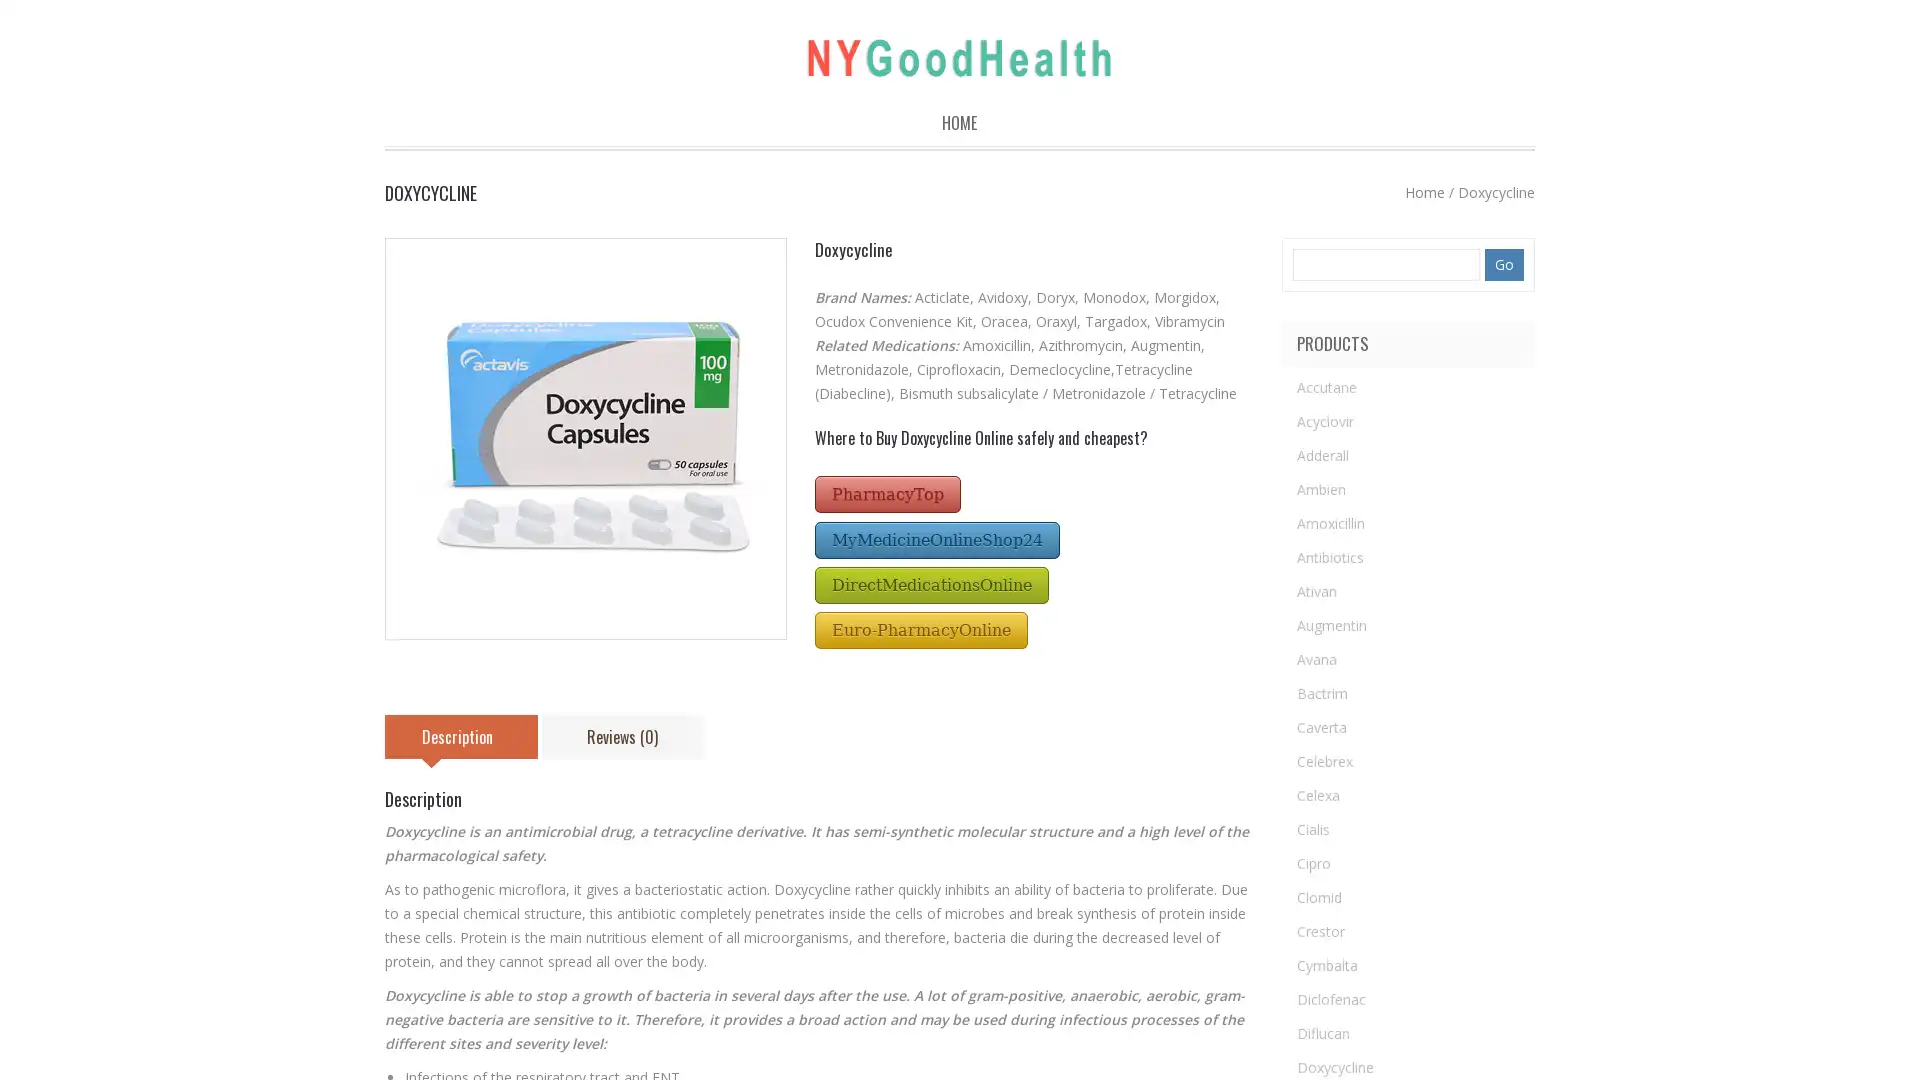  What do you see at coordinates (1504, 264) in the screenshot?
I see `Go` at bounding box center [1504, 264].